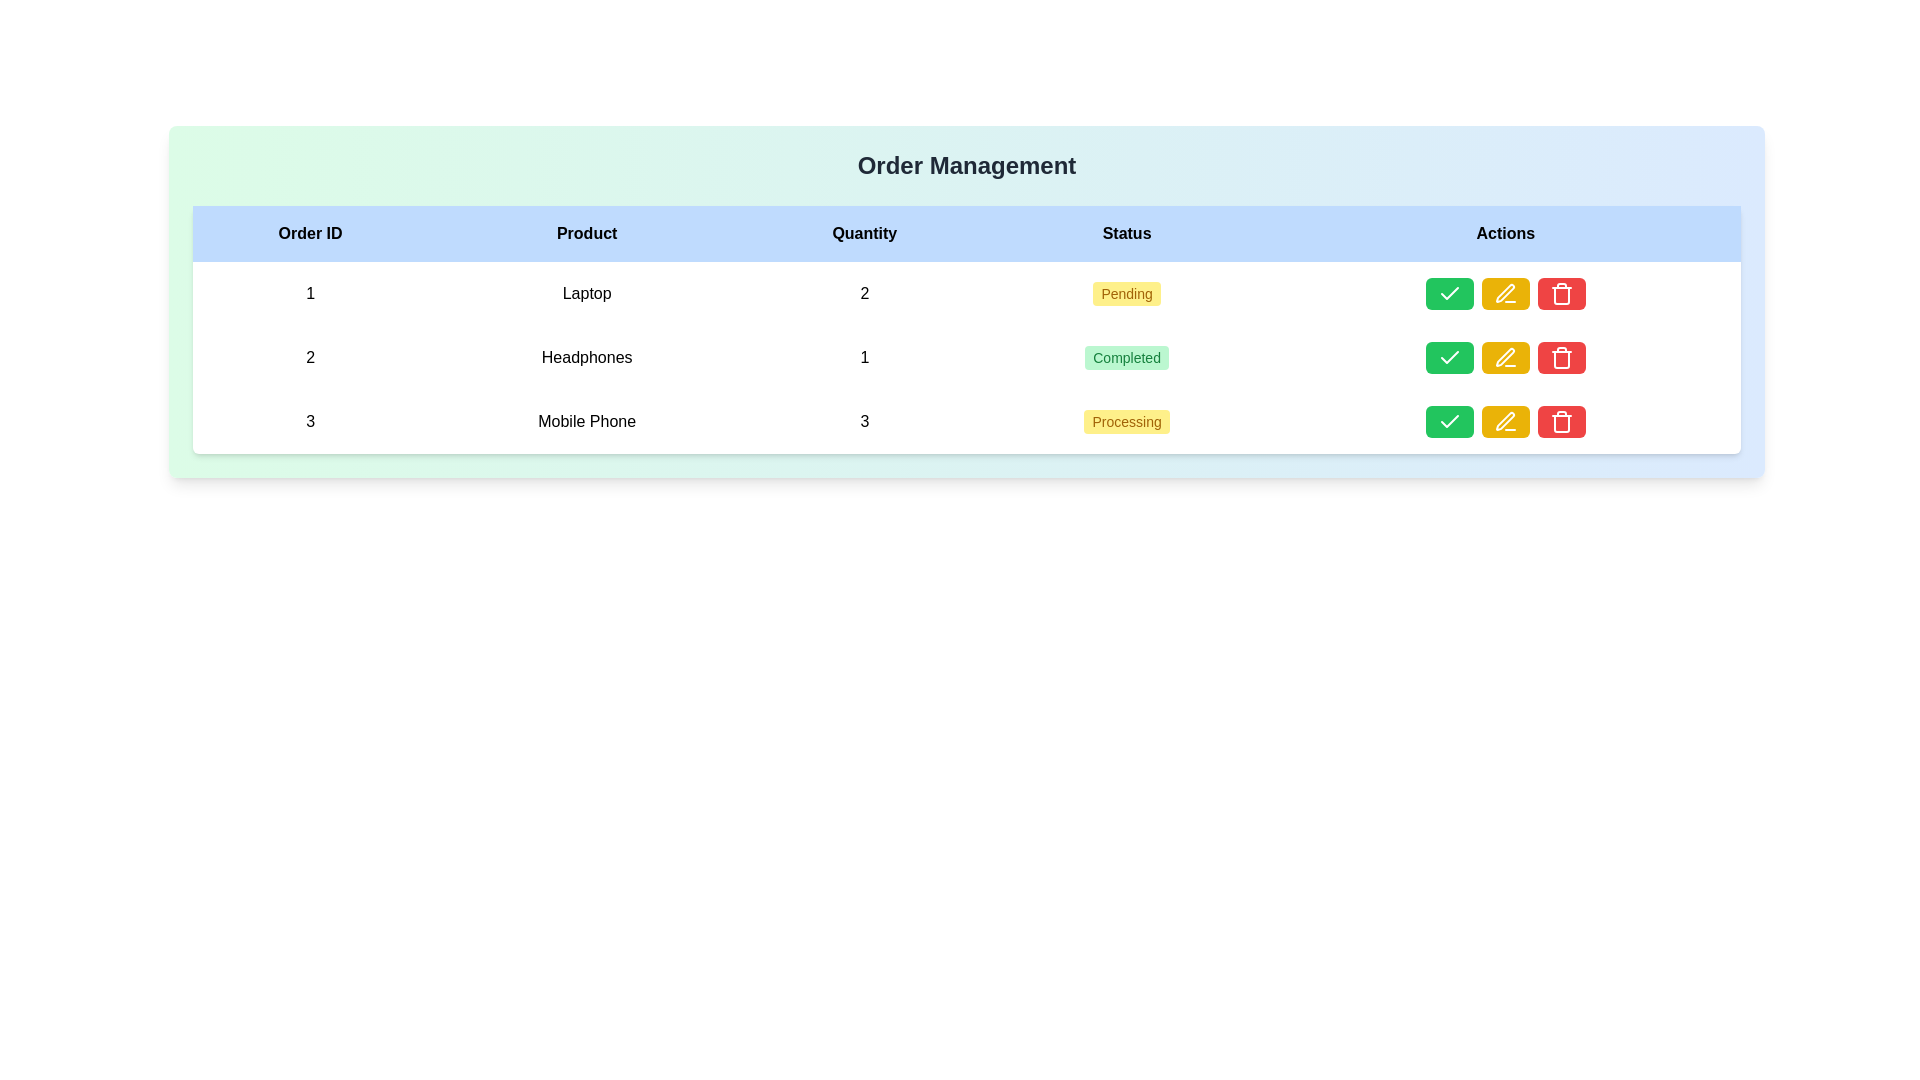 This screenshot has width=1920, height=1080. What do you see at coordinates (864, 233) in the screenshot?
I see `the 'Quantity' column header in the table, which is the third item in the row of headers, positioned between 'Product' and 'Status'` at bounding box center [864, 233].